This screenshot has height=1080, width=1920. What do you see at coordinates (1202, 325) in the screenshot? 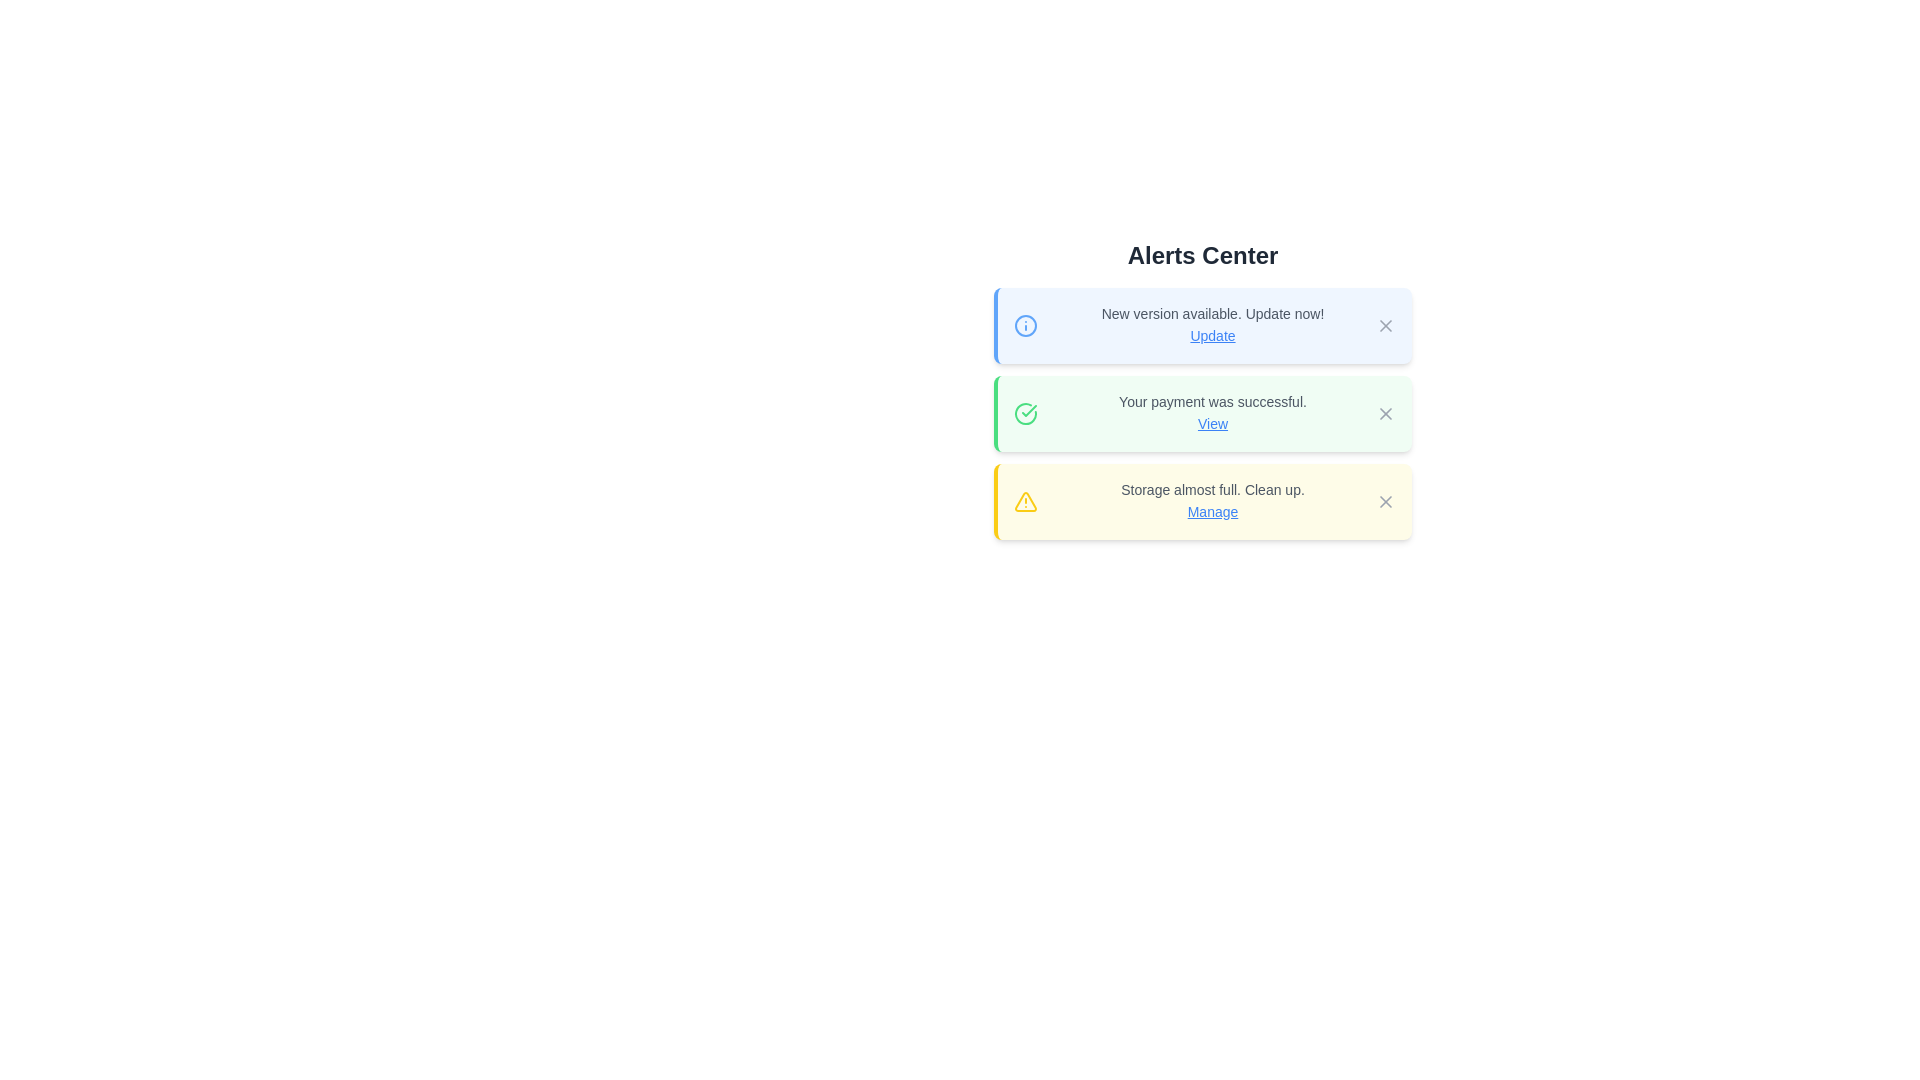
I see `the 'Update' hyperlink on the first notification card in the Alerts Center to initiate the update process` at bounding box center [1202, 325].